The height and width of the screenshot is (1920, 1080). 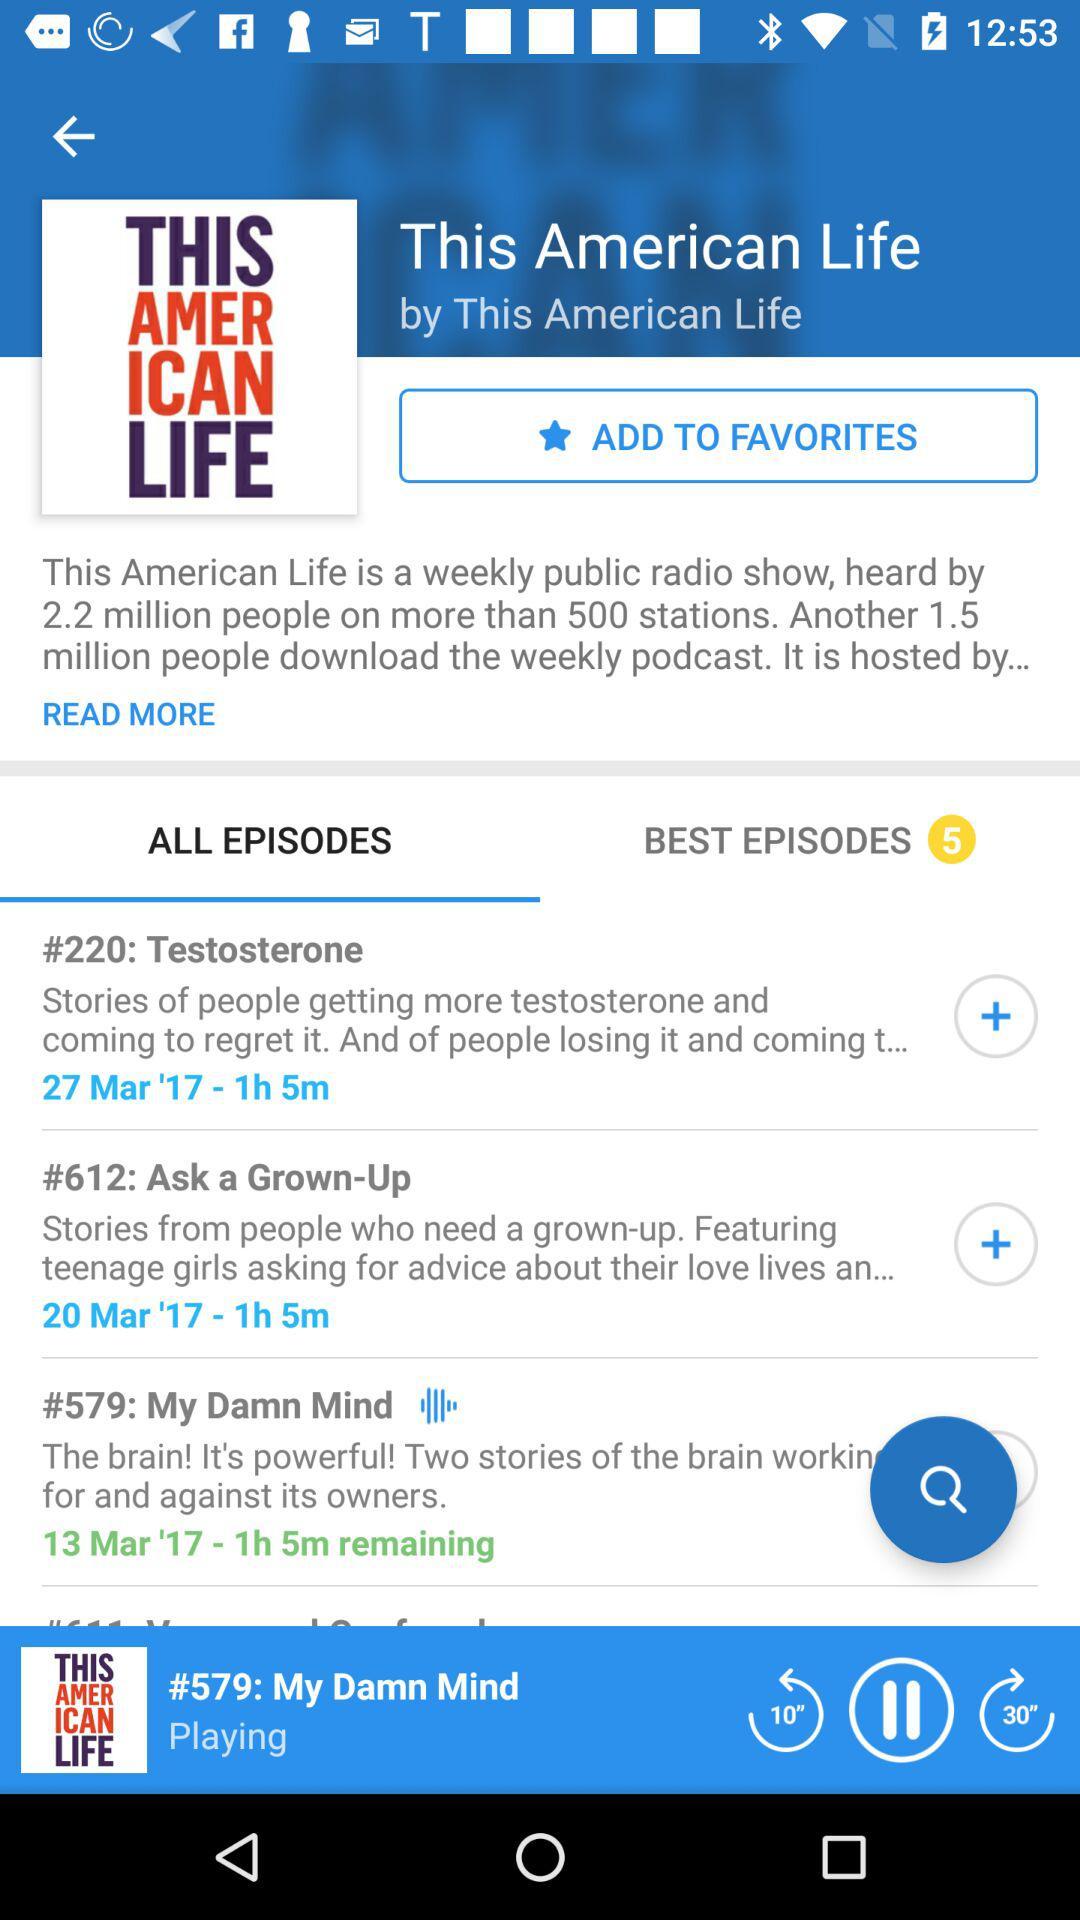 What do you see at coordinates (995, 1472) in the screenshot?
I see `searching the wanted information` at bounding box center [995, 1472].